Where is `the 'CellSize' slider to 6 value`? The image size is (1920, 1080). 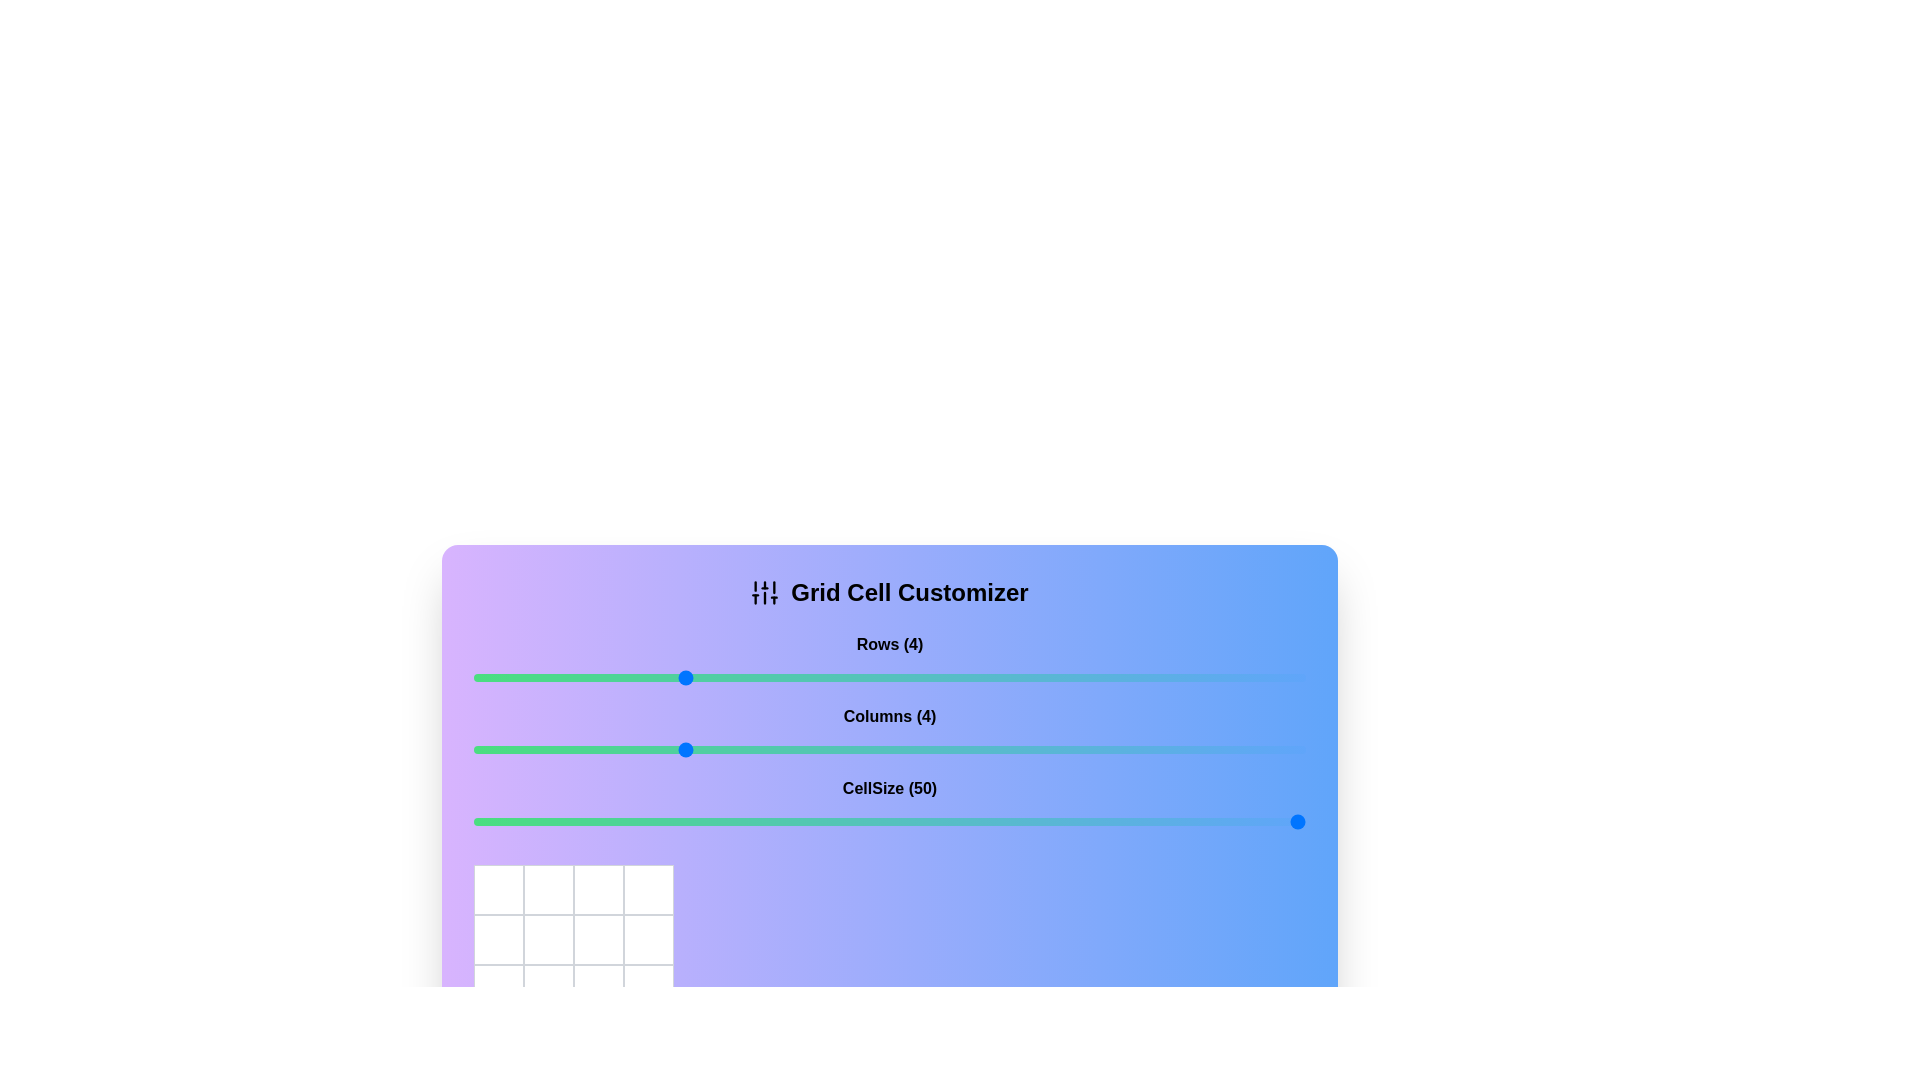
the 'CellSize' slider to 6 value is located at coordinates (888, 821).